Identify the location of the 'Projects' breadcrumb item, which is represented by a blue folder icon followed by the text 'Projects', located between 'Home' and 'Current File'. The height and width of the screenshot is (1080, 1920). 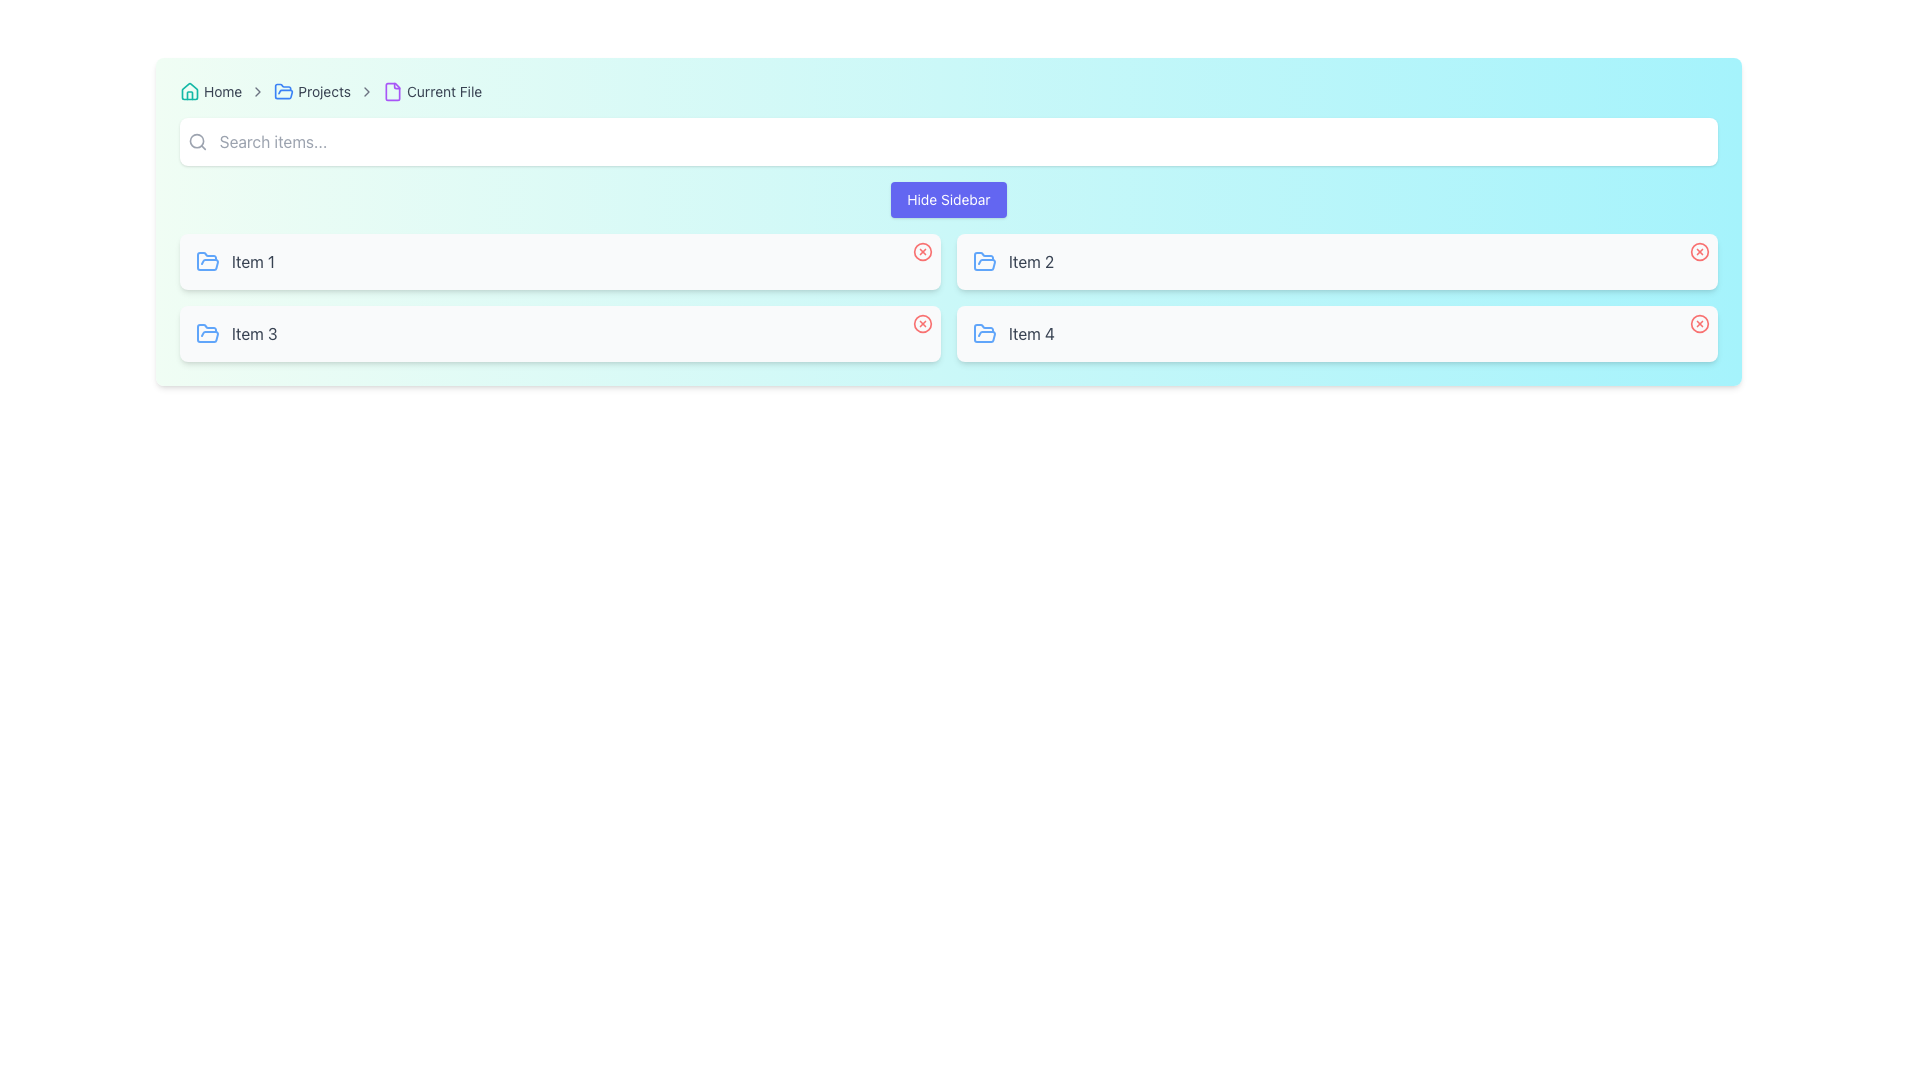
(311, 92).